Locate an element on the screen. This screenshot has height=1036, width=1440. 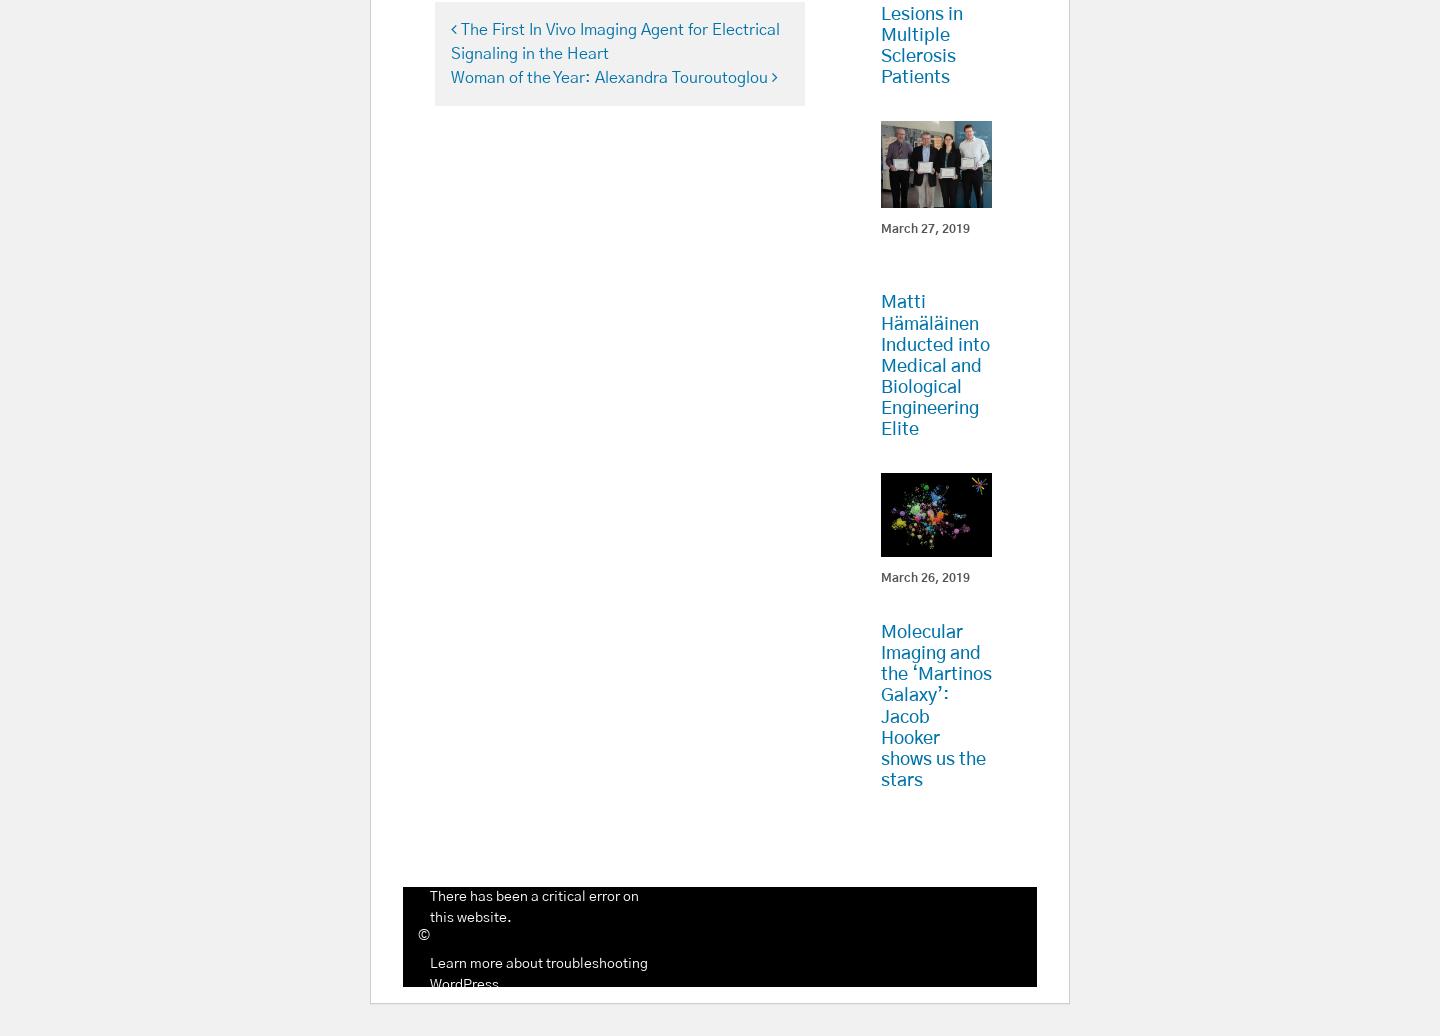
'Learn more about troubleshooting WordPress.' is located at coordinates (537, 974).